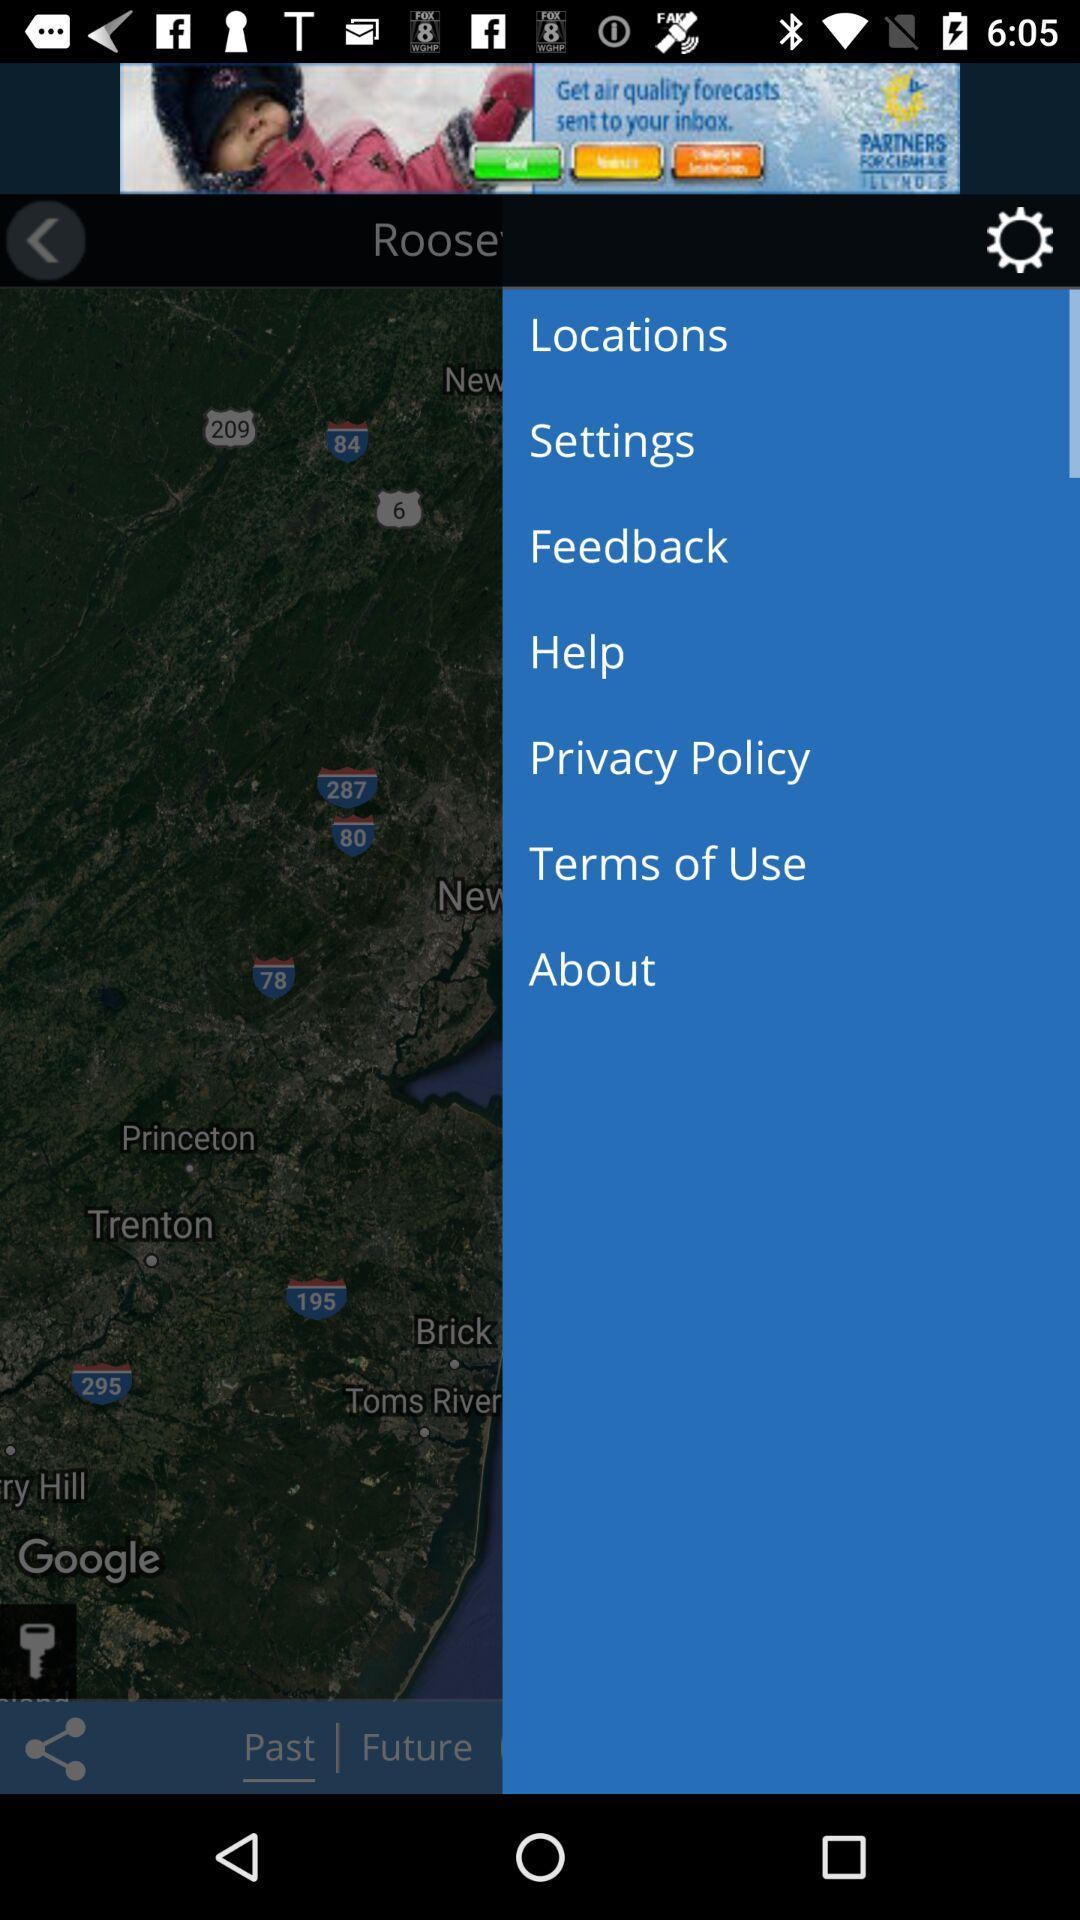 This screenshot has height=1920, width=1080. What do you see at coordinates (92, 1560) in the screenshot?
I see `the text at bottom left corner` at bounding box center [92, 1560].